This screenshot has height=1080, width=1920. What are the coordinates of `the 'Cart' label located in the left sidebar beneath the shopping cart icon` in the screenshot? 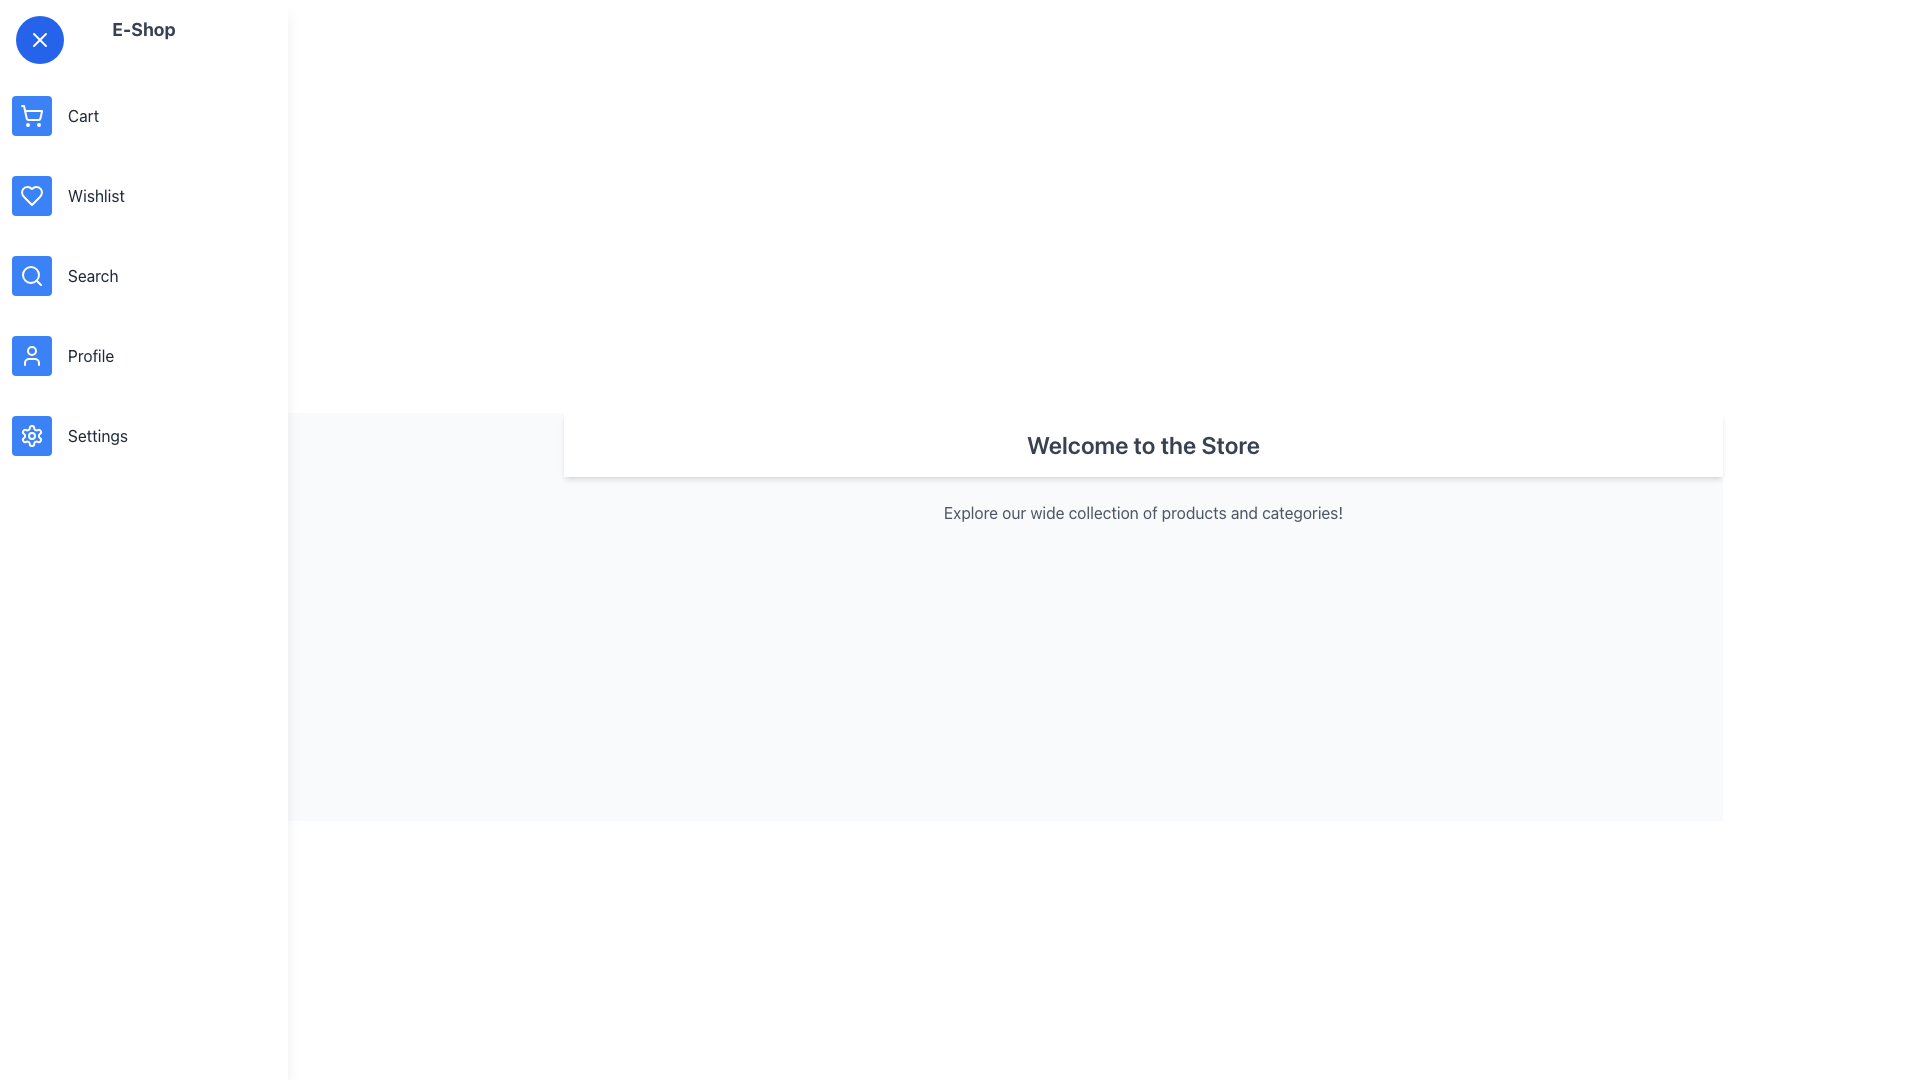 It's located at (82, 115).